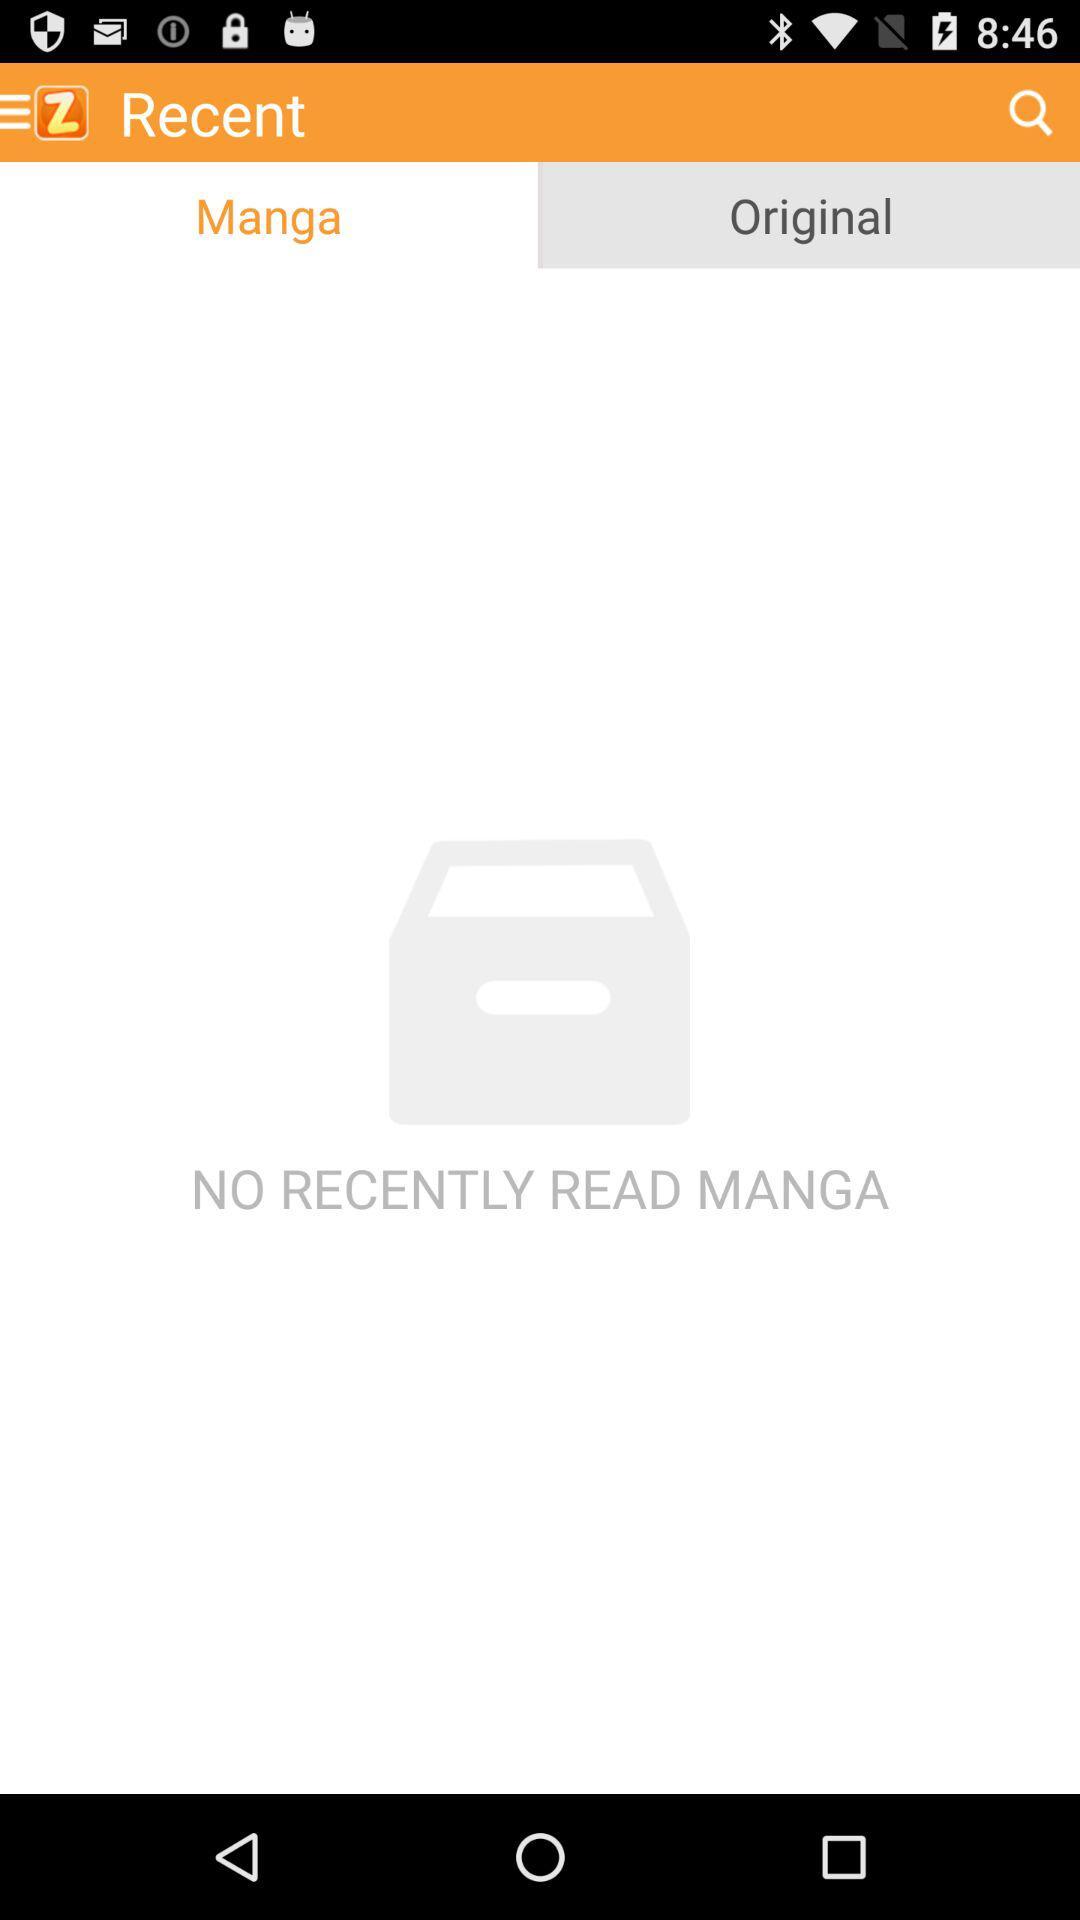 The width and height of the screenshot is (1080, 1920). I want to click on icon to the left of recent item, so click(51, 111).